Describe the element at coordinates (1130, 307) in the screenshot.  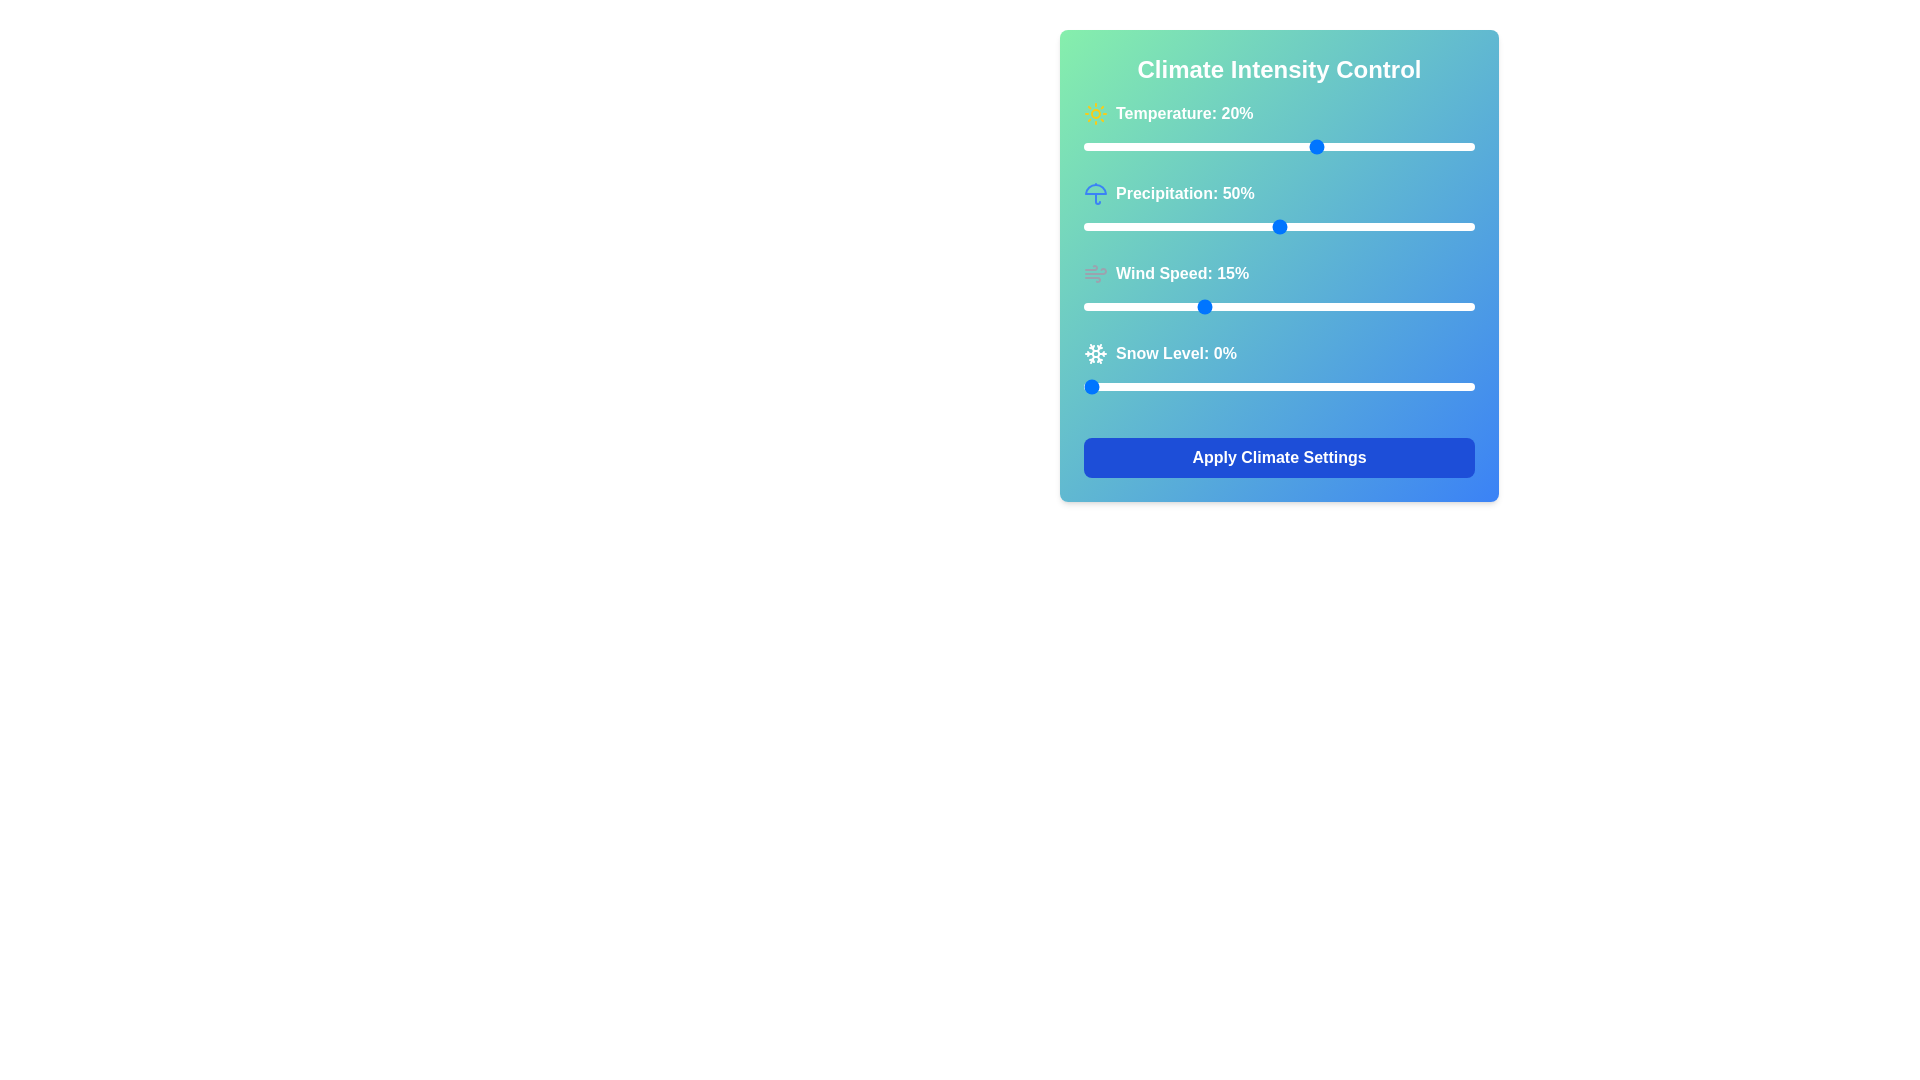
I see `wind speed` at that location.